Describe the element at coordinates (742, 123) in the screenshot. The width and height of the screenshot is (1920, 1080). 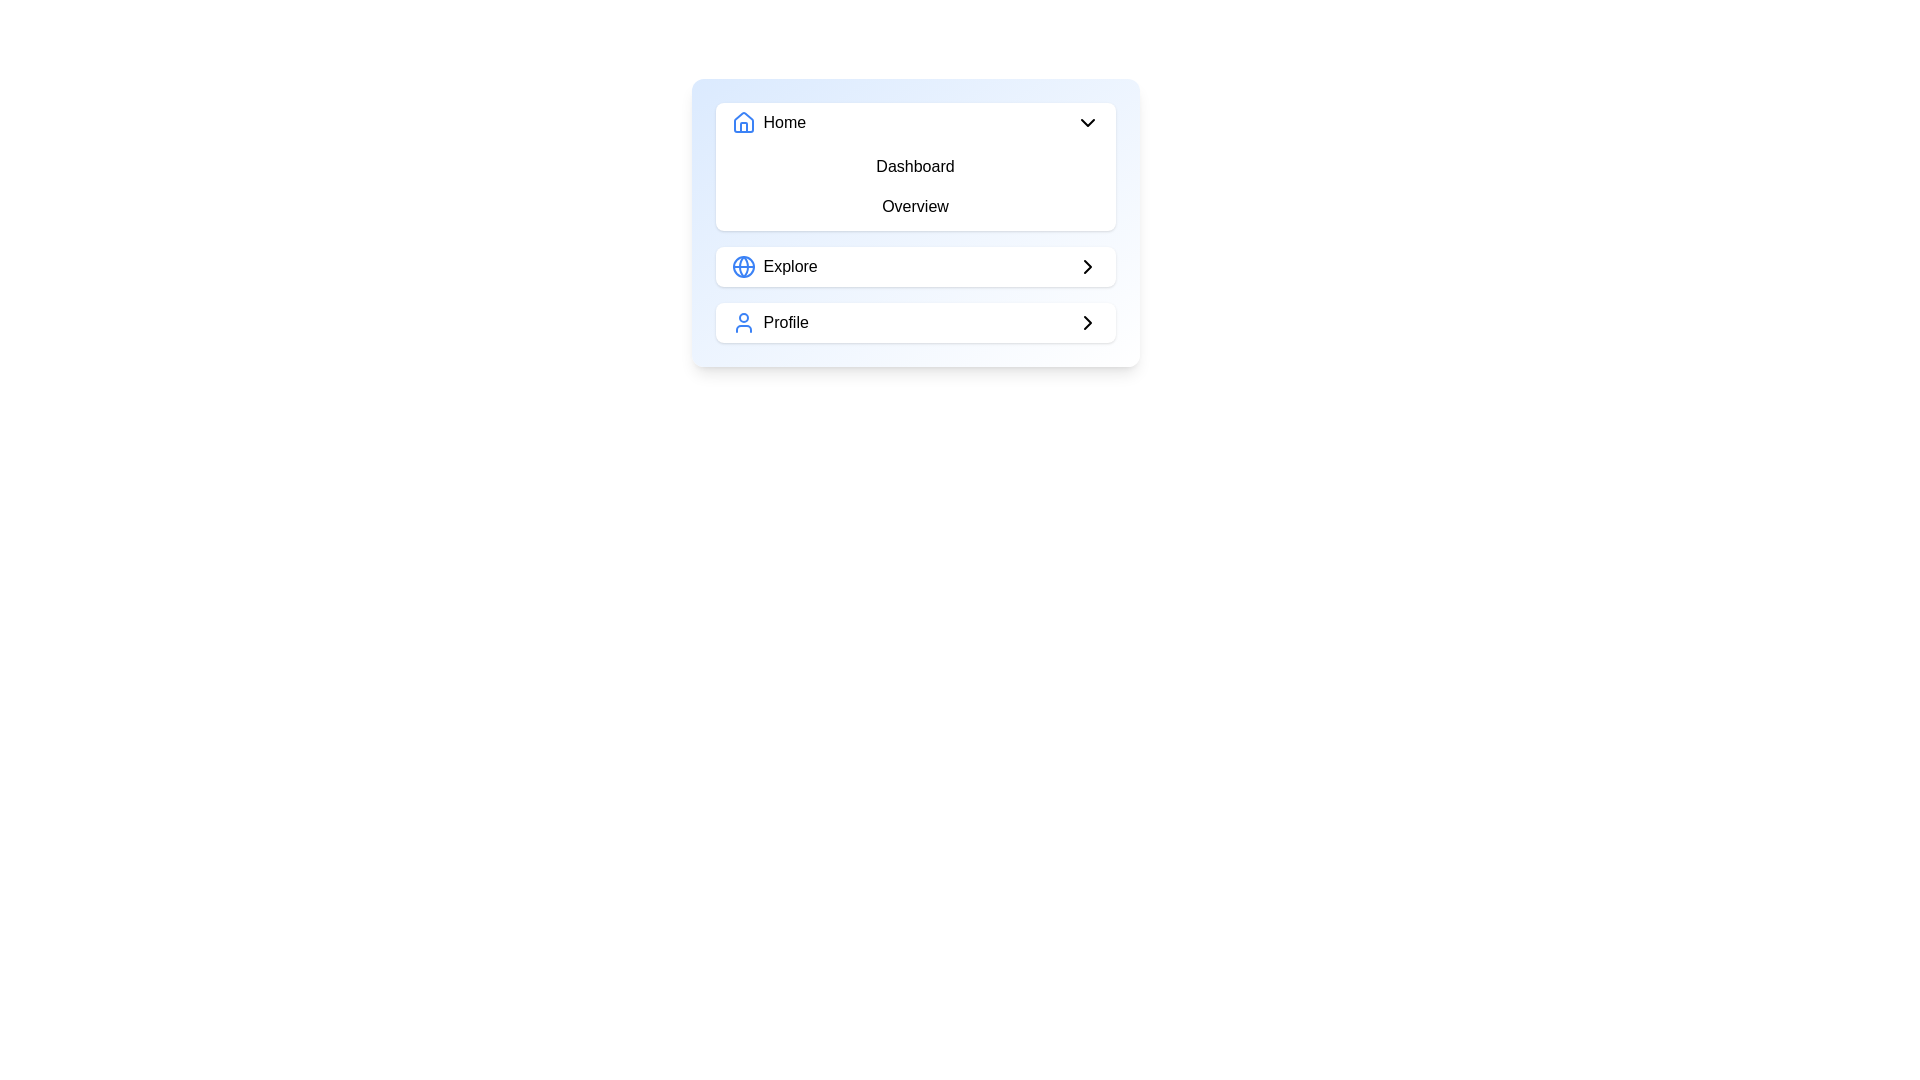
I see `the 'Home' icon located to the left of the 'Home' text label in the menu` at that location.